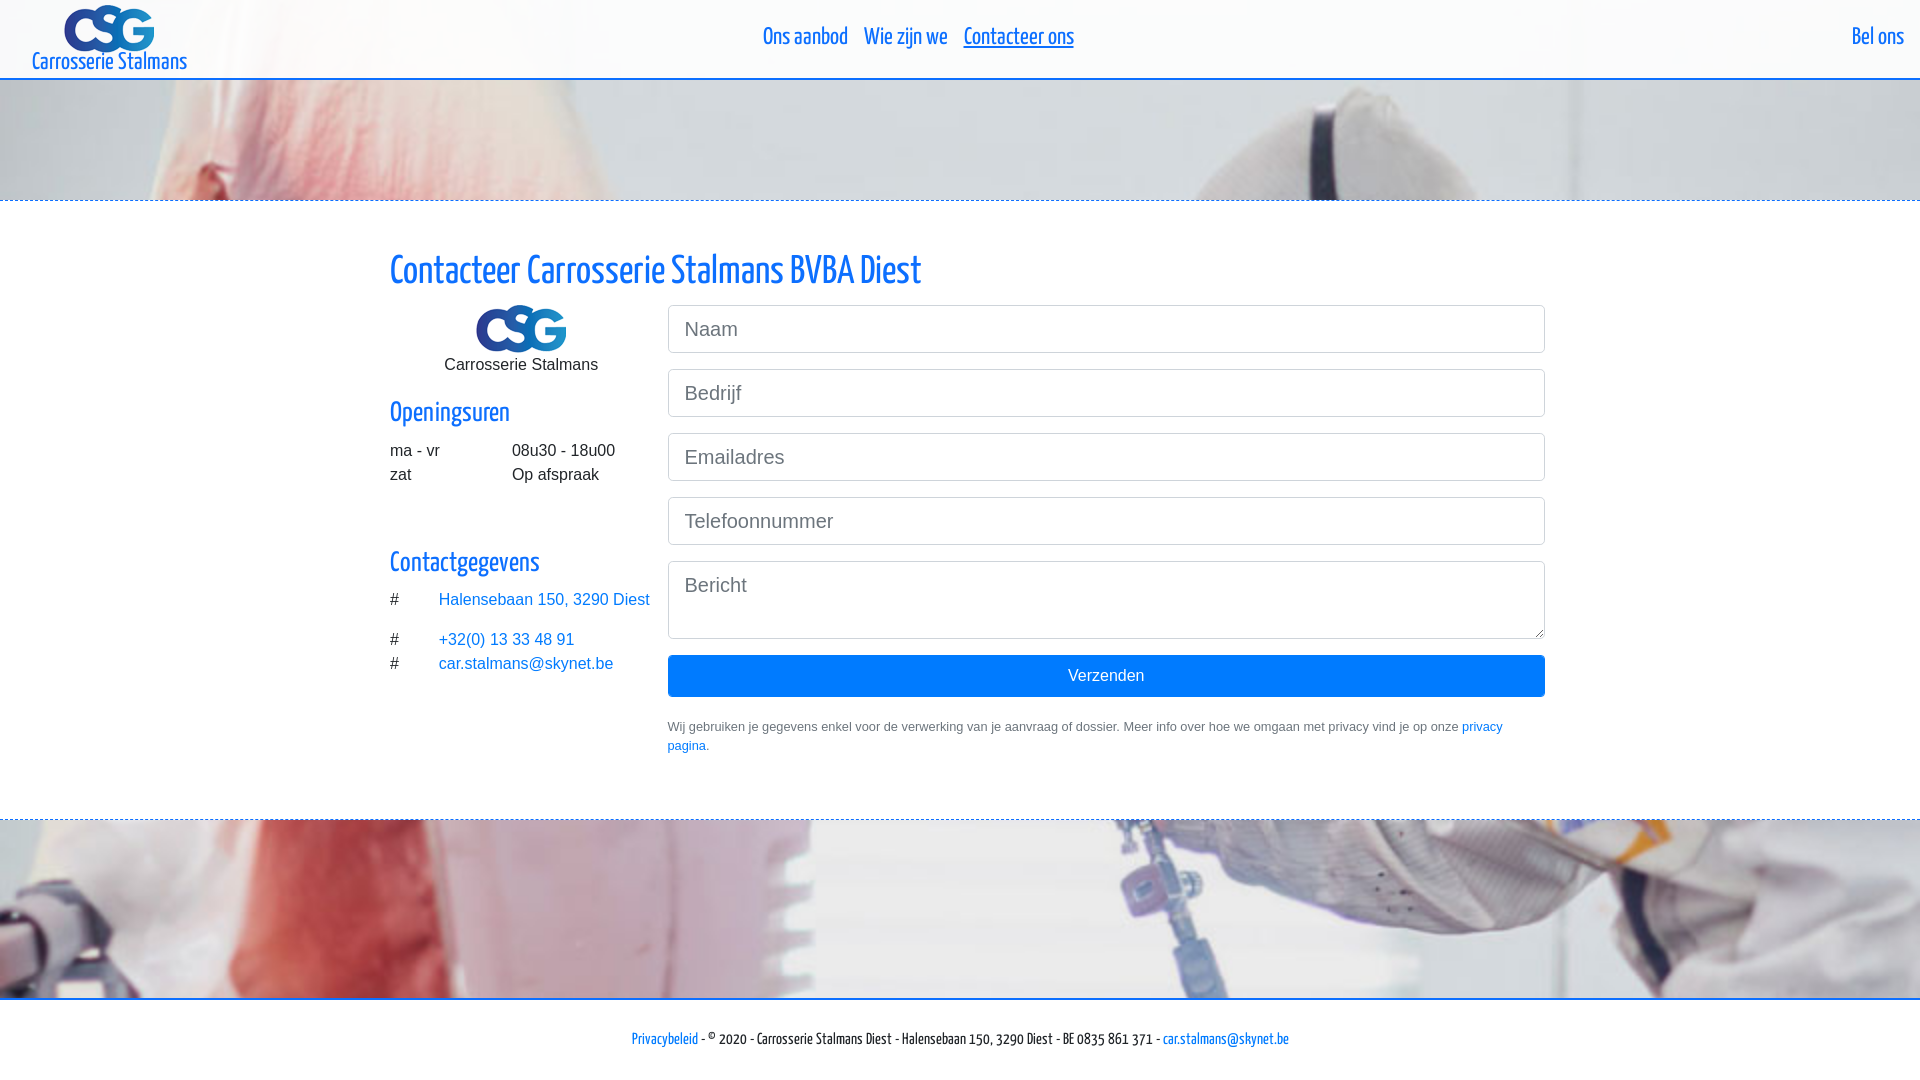 The height and width of the screenshot is (1080, 1920). Describe the element at coordinates (1161, 1038) in the screenshot. I see `'car.stalmans@skynet.be'` at that location.